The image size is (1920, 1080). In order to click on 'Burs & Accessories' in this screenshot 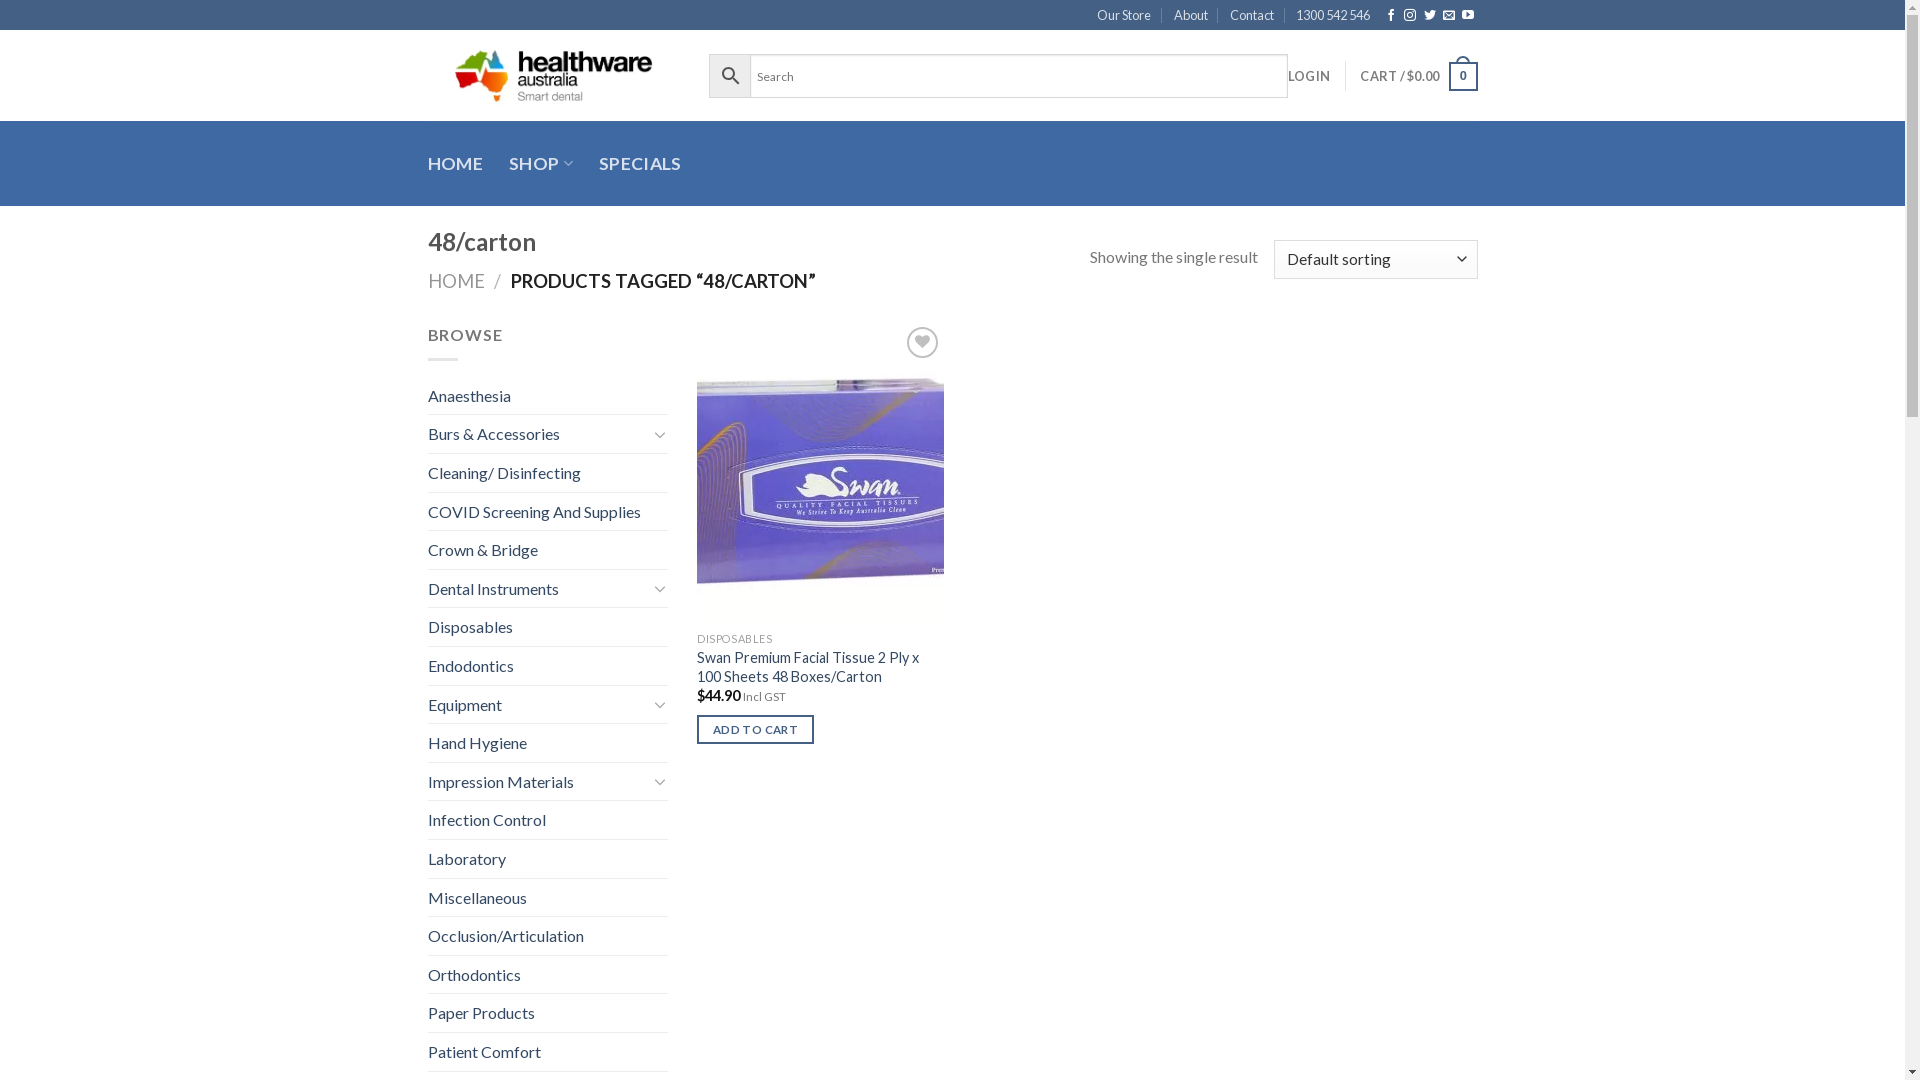, I will do `click(426, 433)`.